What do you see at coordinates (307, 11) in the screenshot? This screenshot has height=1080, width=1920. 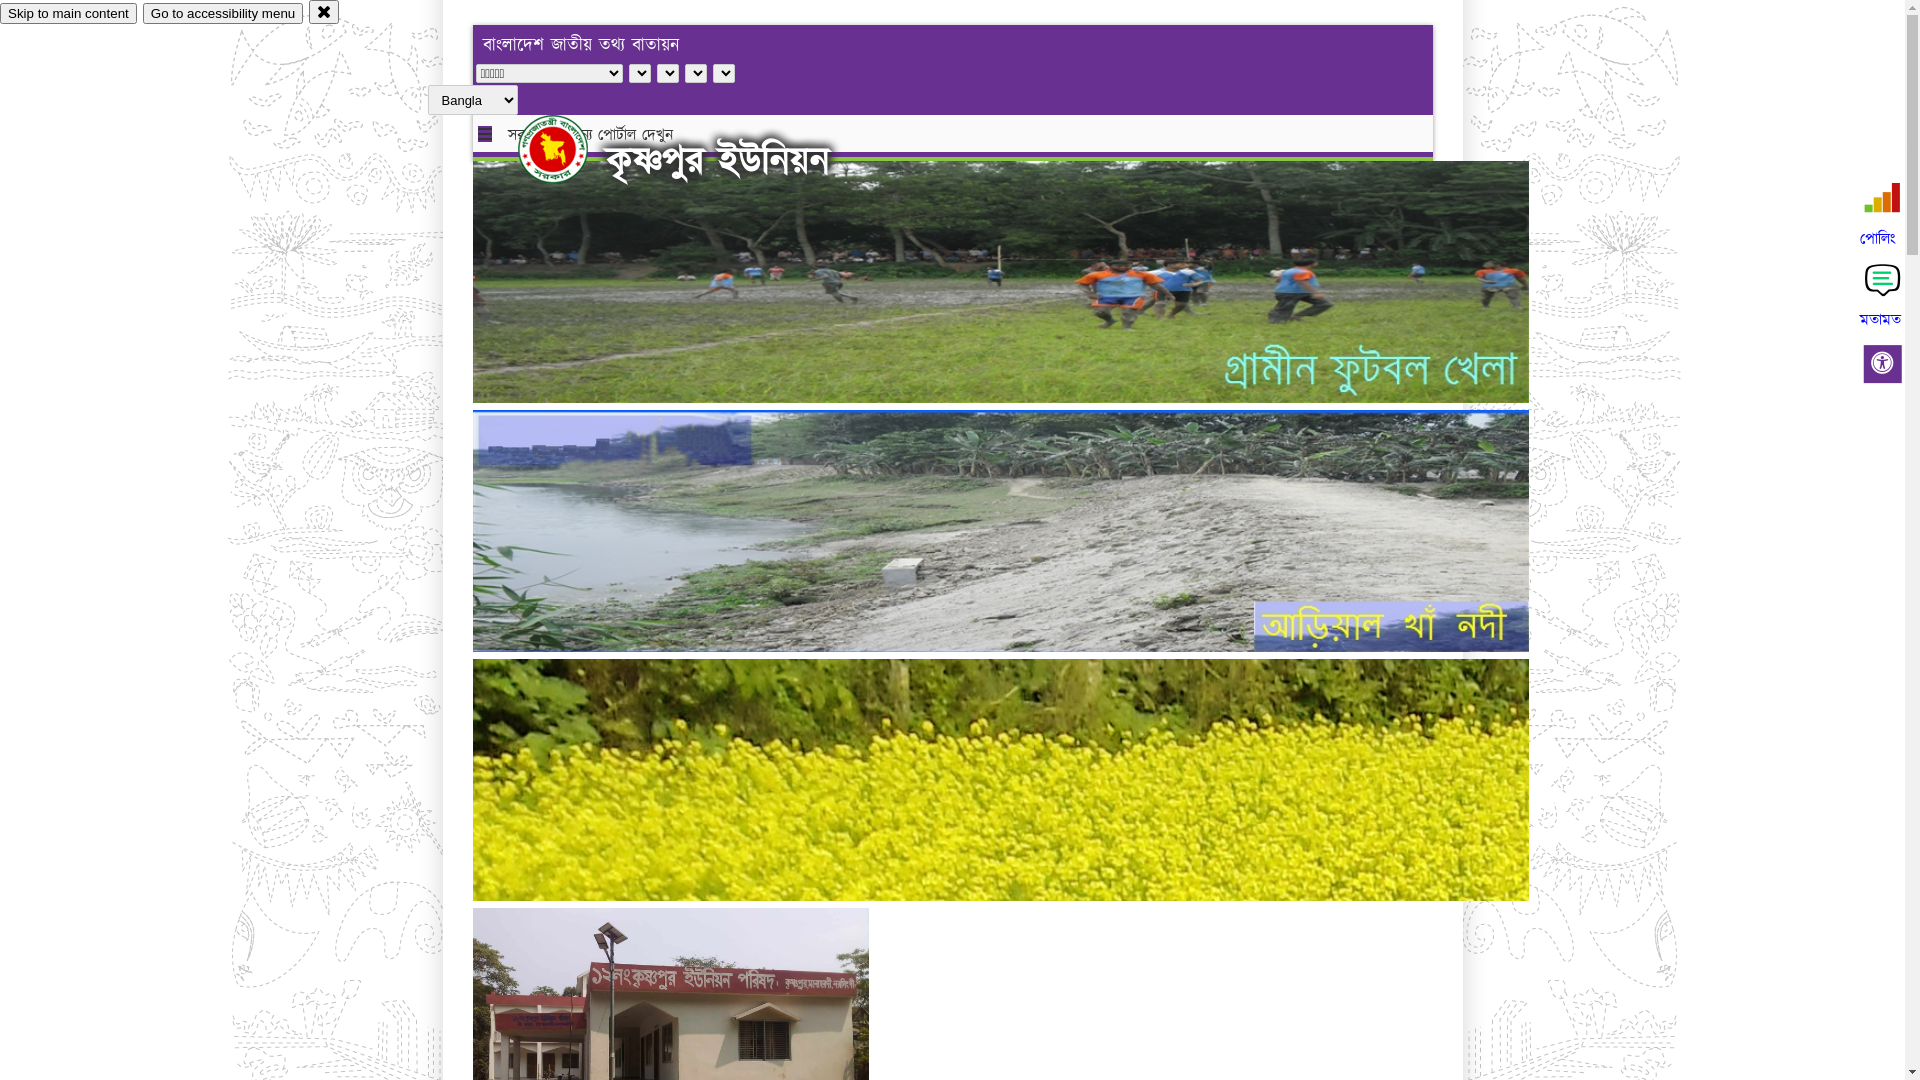 I see `'close'` at bounding box center [307, 11].